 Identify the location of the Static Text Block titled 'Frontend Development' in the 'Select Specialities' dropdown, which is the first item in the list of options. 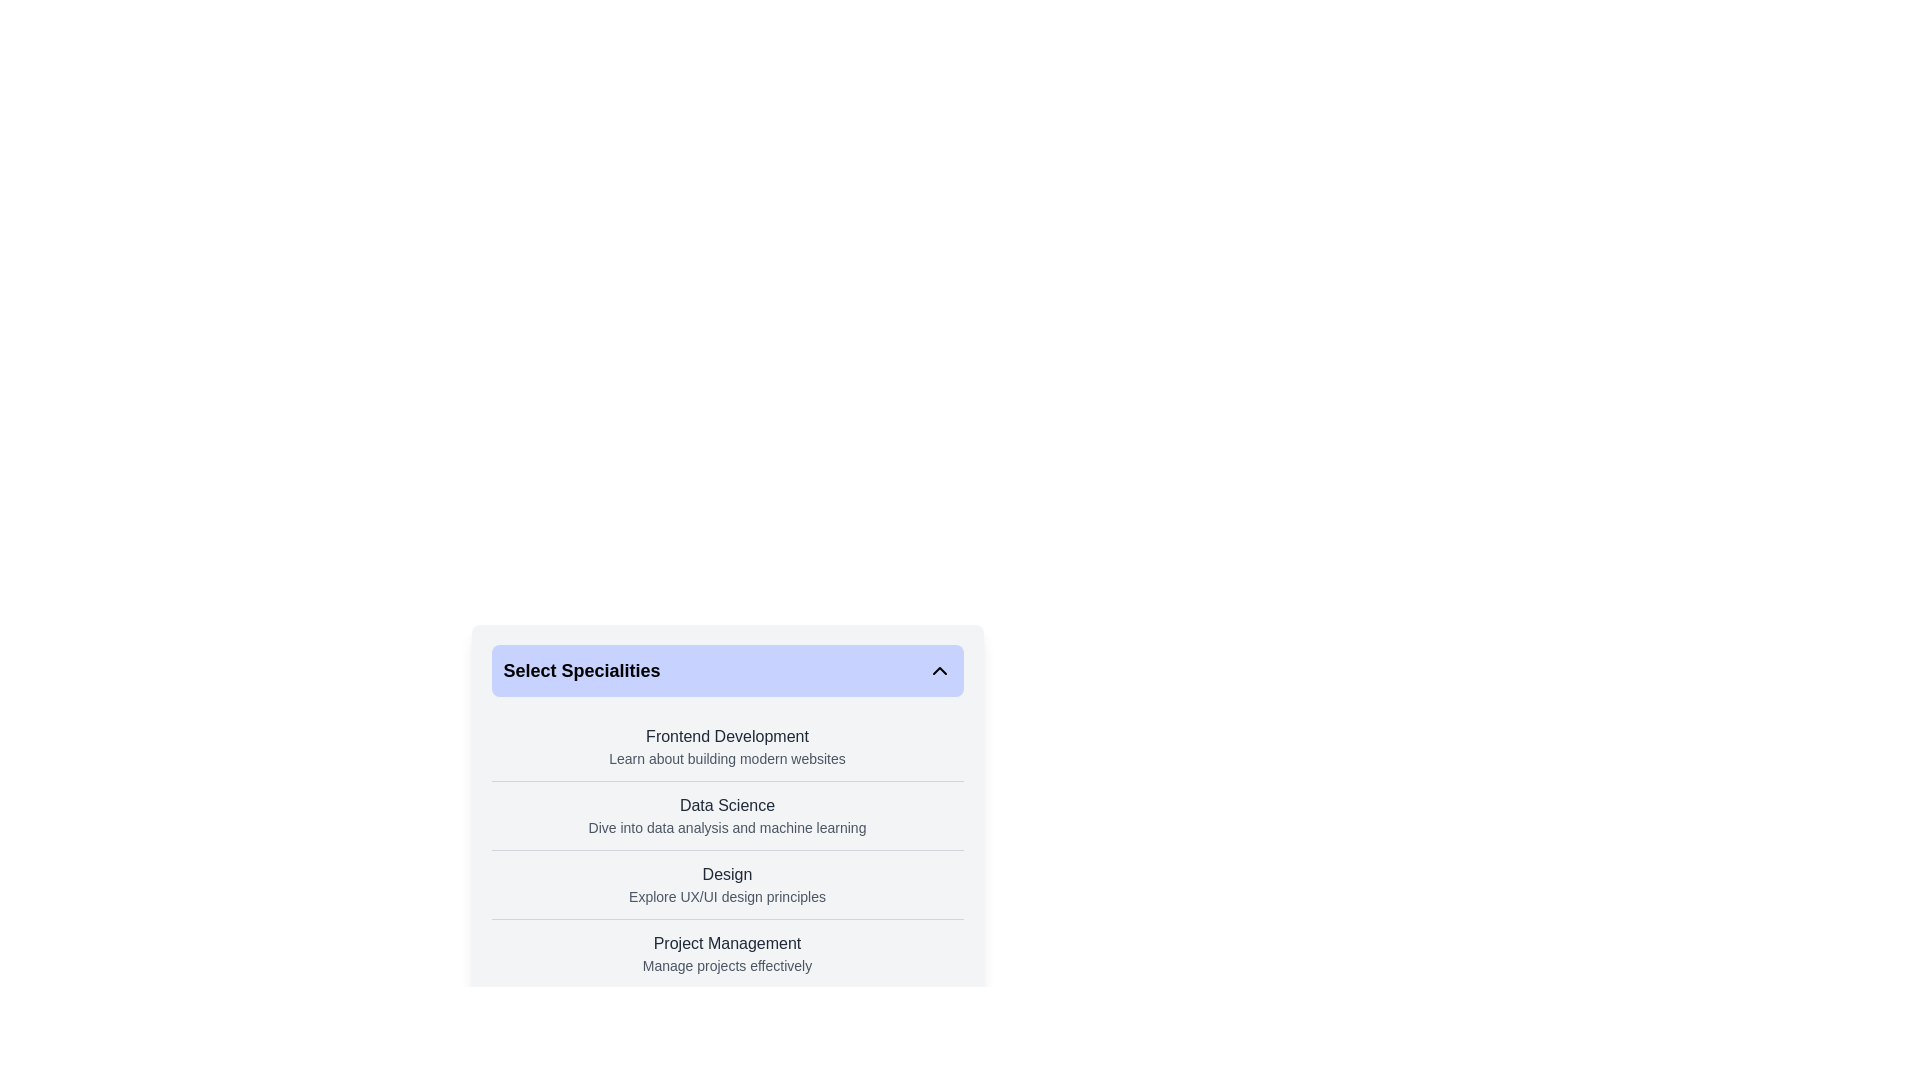
(726, 747).